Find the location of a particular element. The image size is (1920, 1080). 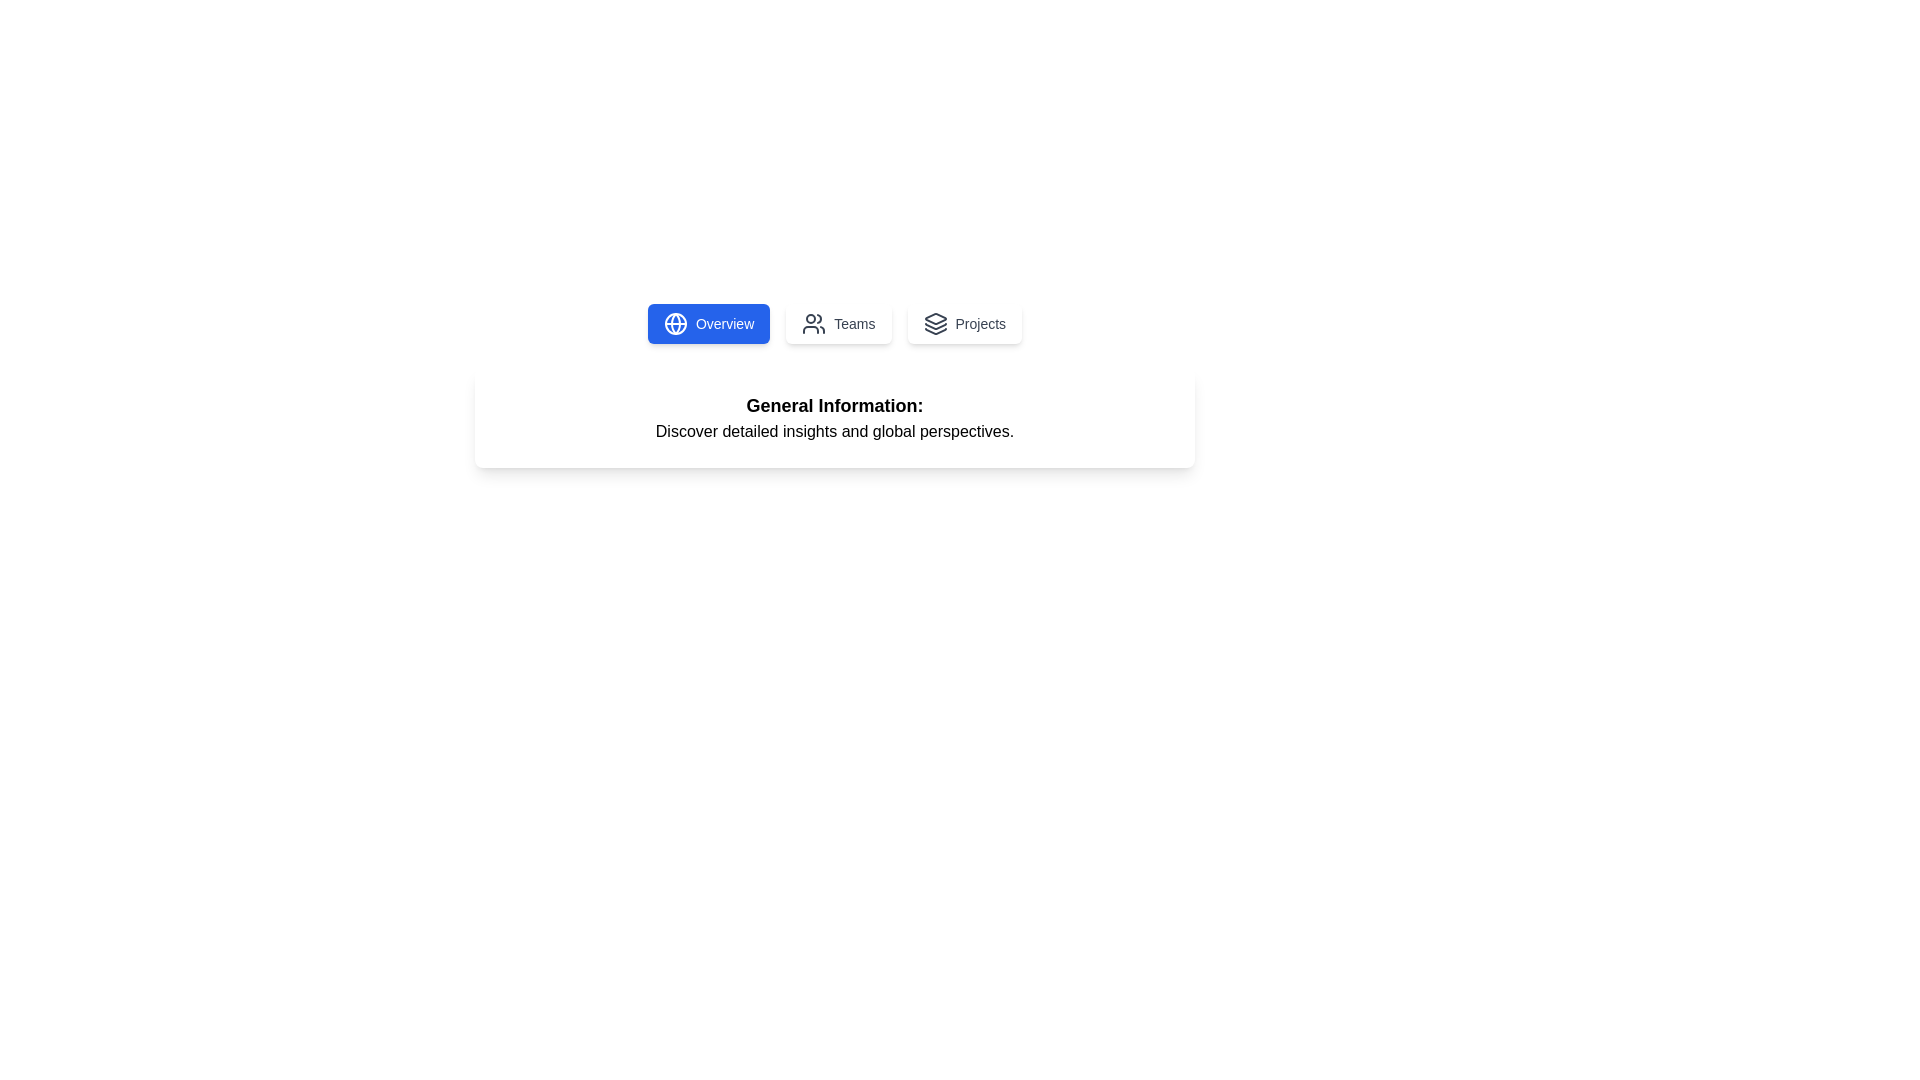

the 'Teams' button, which is a rectangular button with rounded corners, white background, and gray text. It is located just above a text section and is the second button in a horizontal row is located at coordinates (838, 323).